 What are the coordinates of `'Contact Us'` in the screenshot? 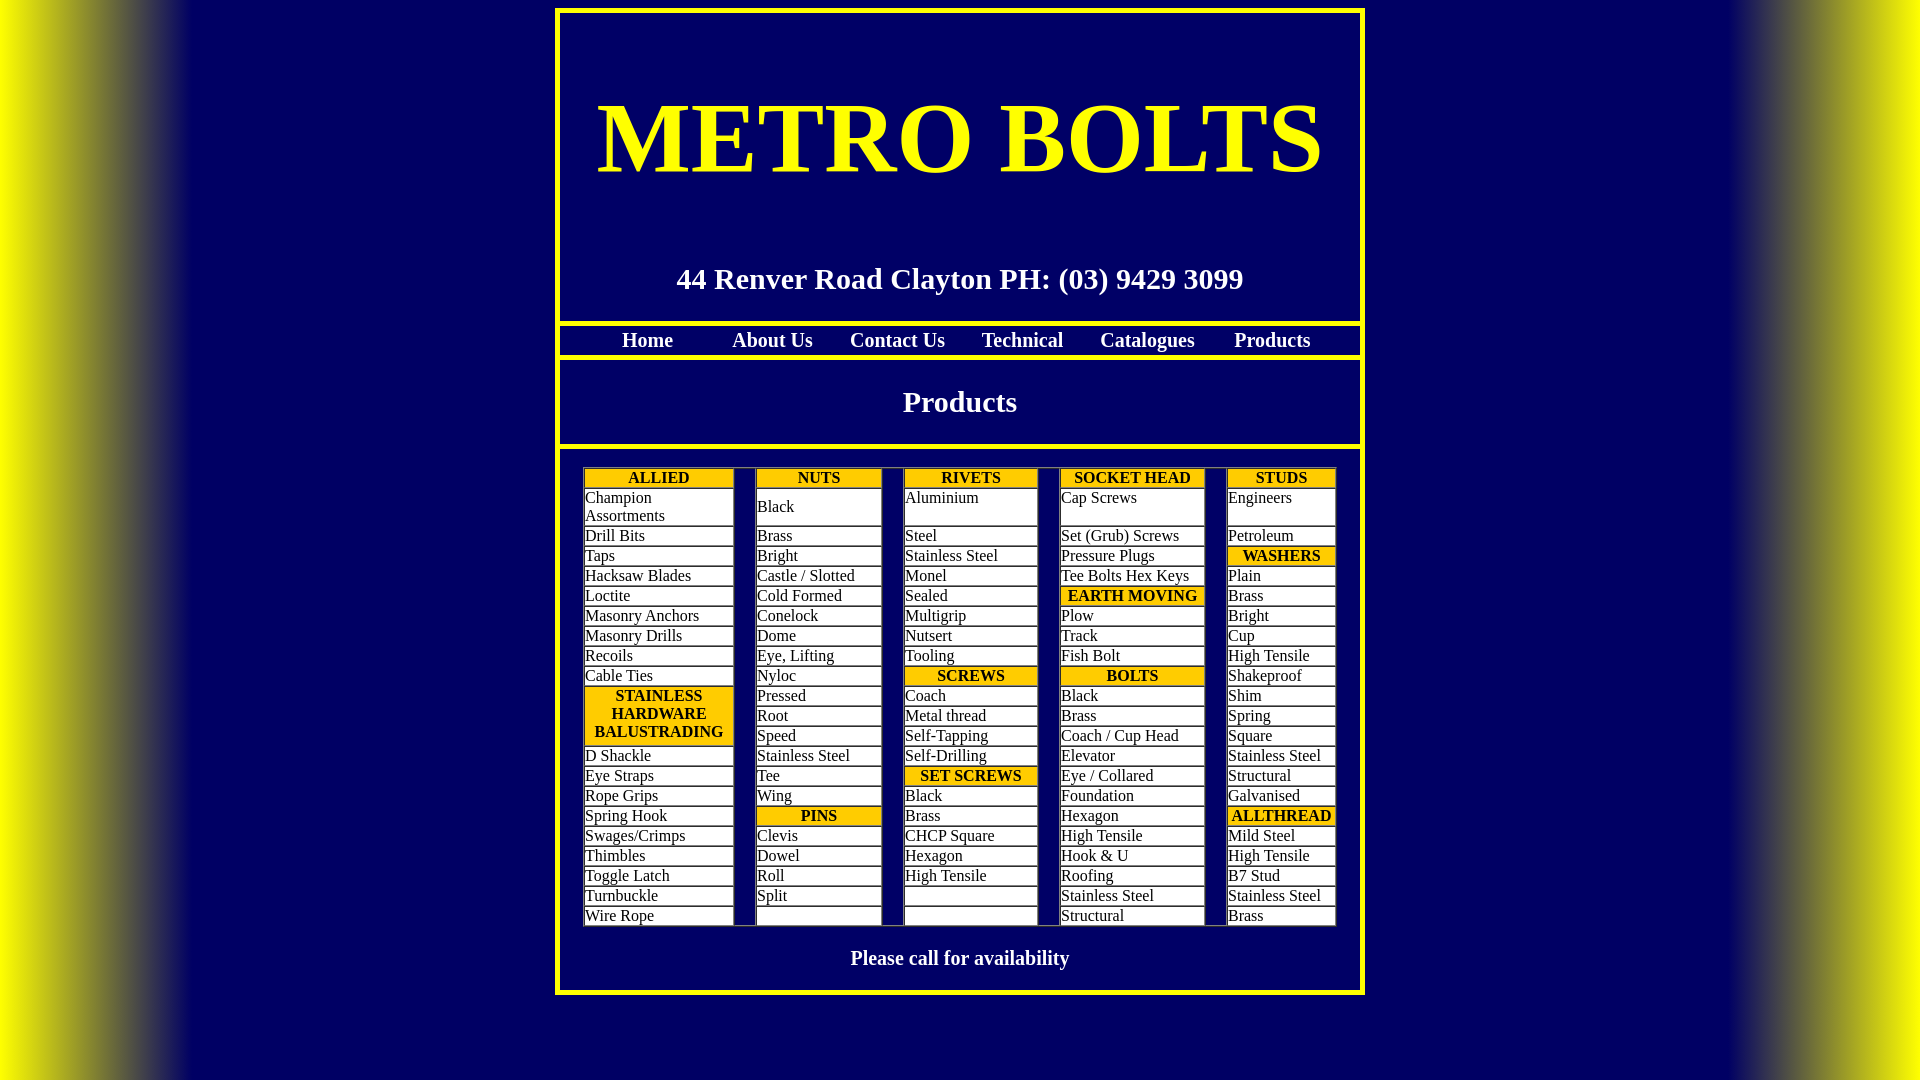 It's located at (849, 338).